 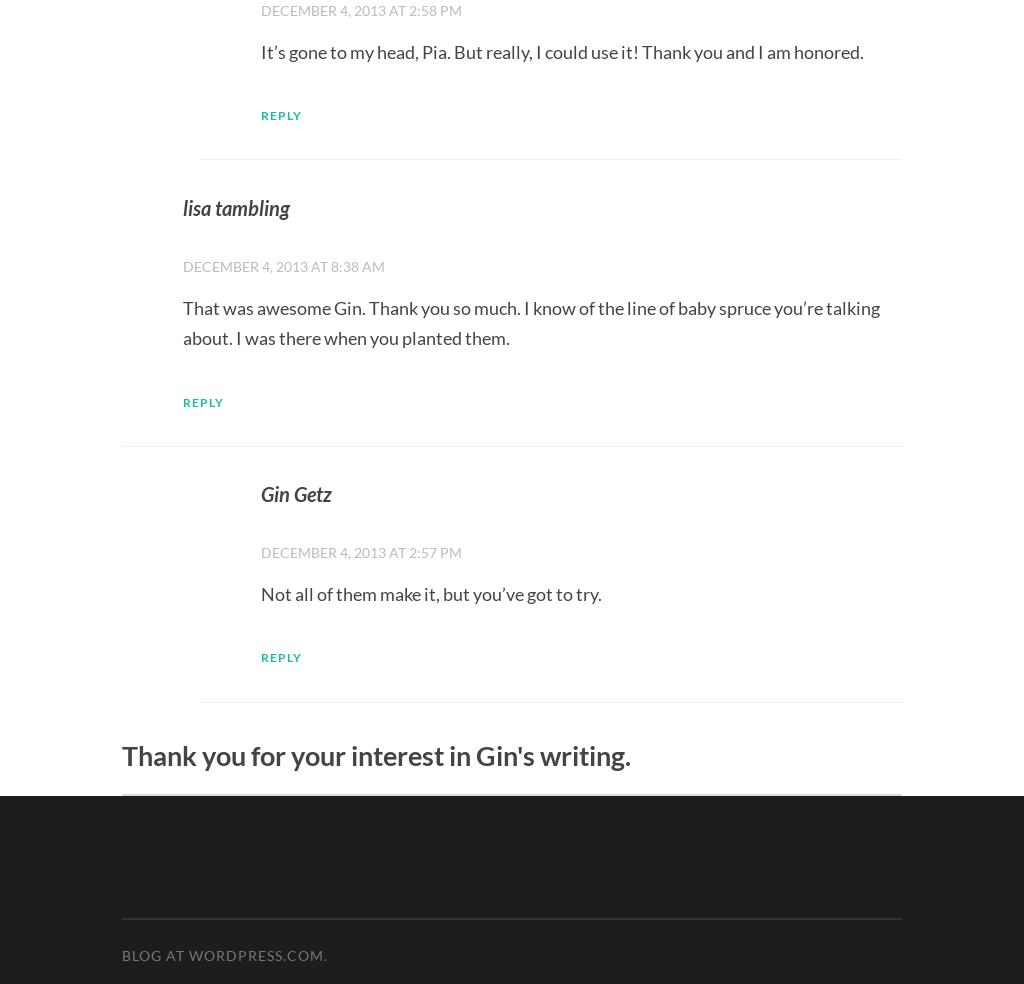 I want to click on 'Not all of them make it, but you’ve got to try.', so click(x=431, y=593).